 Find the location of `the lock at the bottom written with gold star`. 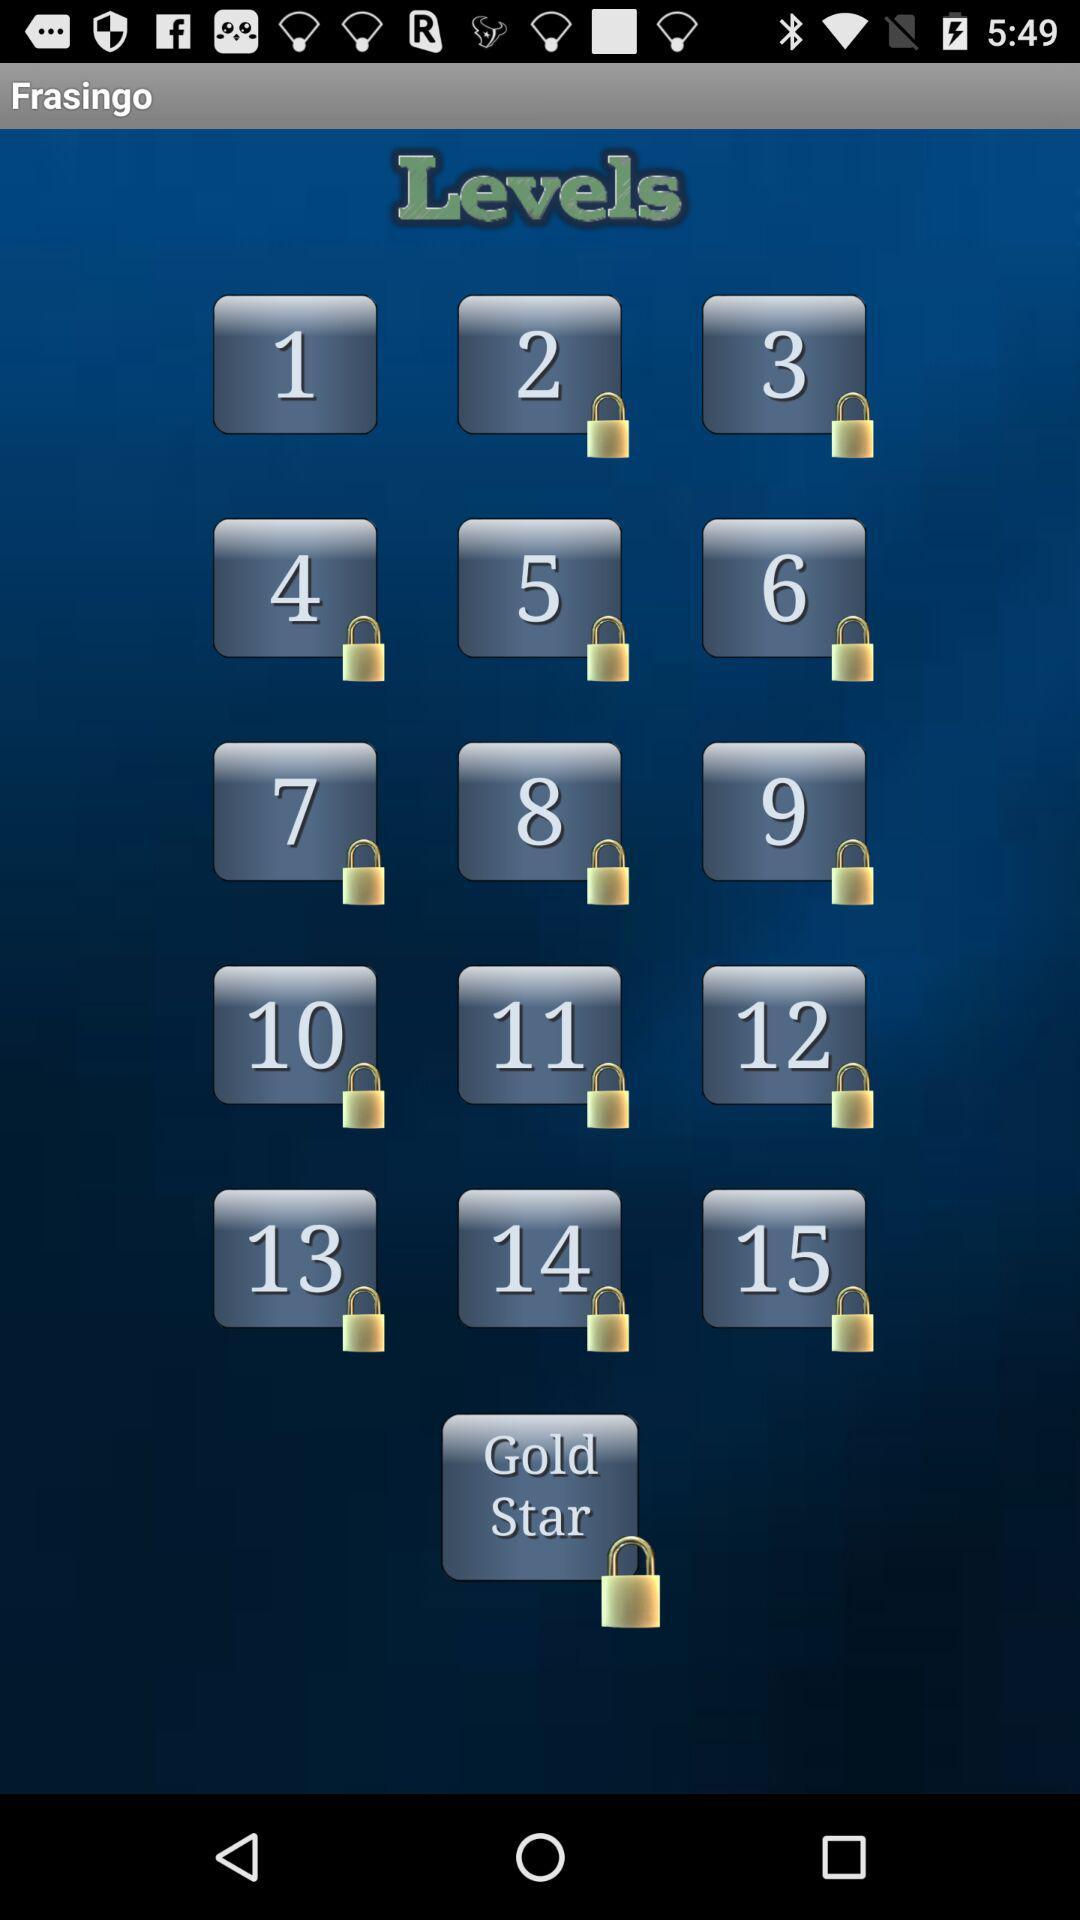

the lock at the bottom written with gold star is located at coordinates (631, 1581).